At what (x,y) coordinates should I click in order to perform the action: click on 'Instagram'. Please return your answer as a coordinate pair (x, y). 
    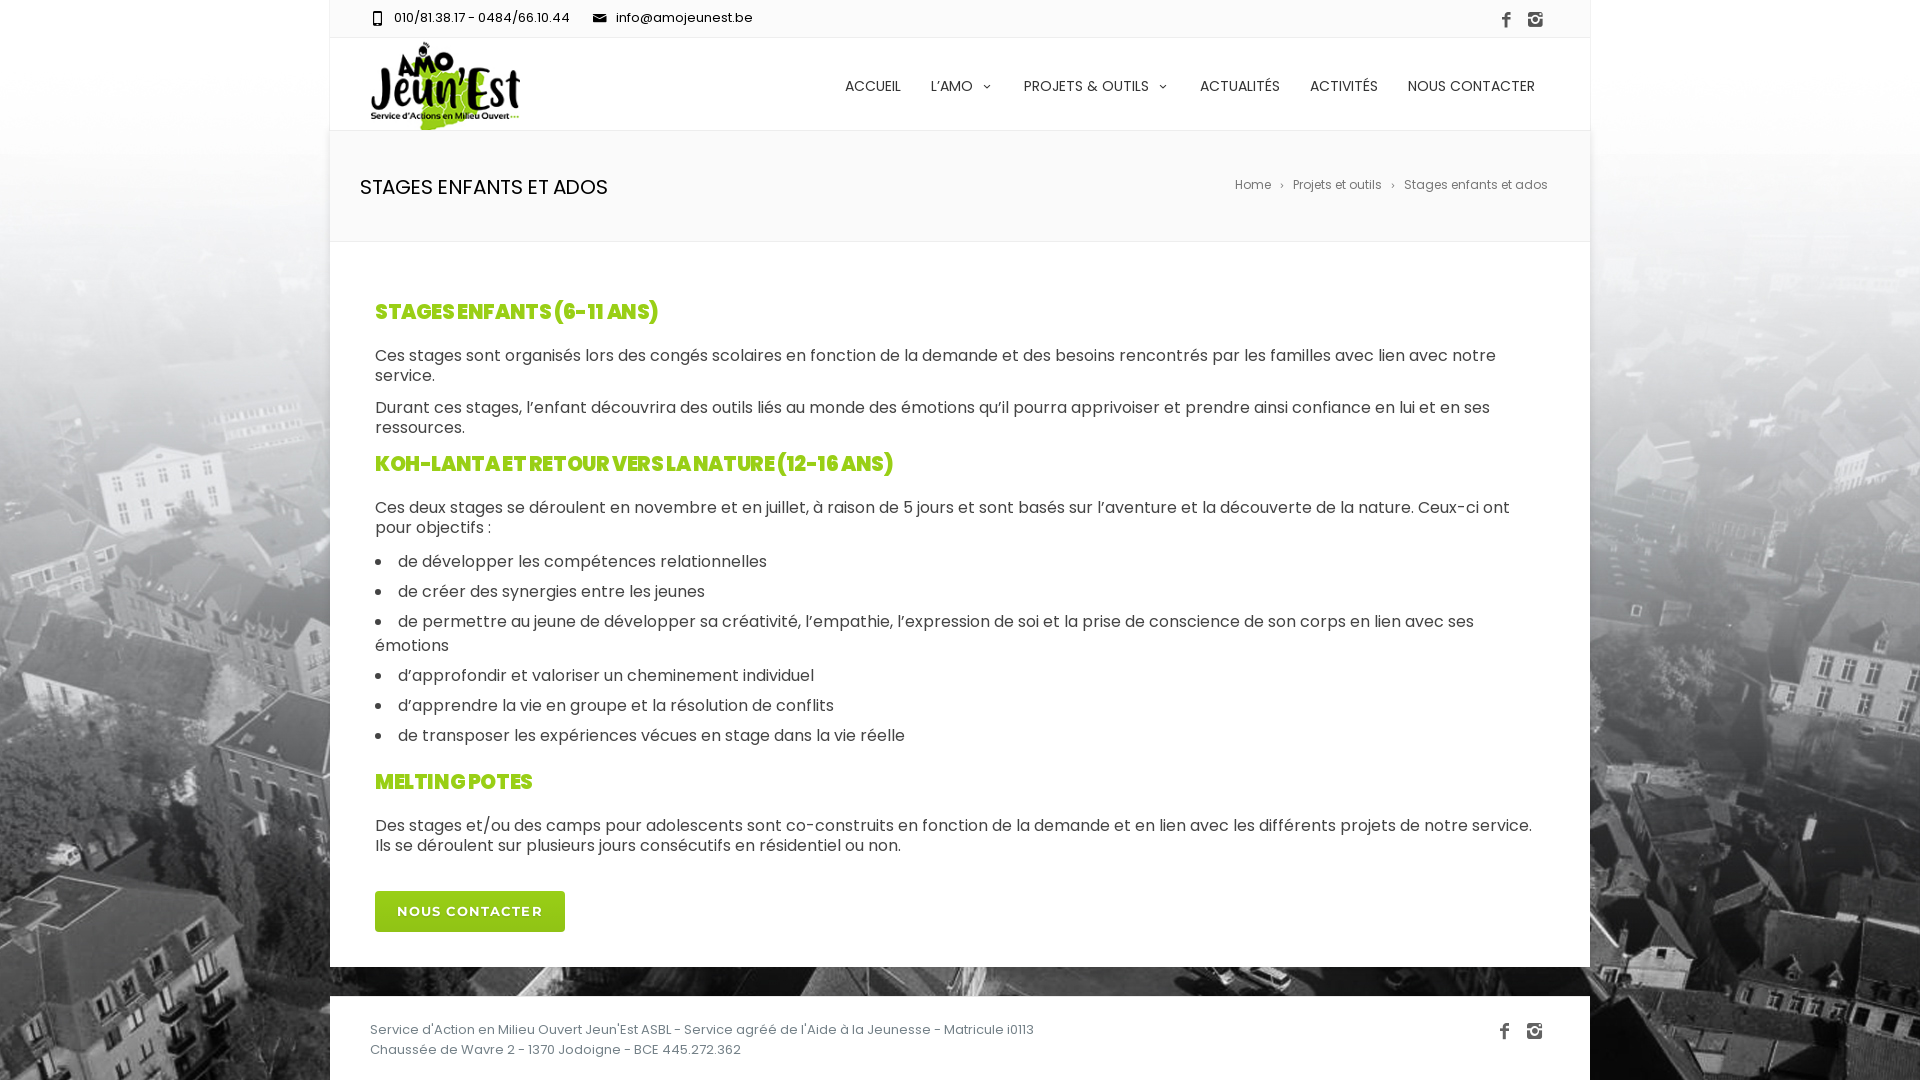
    Looking at the image, I should click on (1534, 1030).